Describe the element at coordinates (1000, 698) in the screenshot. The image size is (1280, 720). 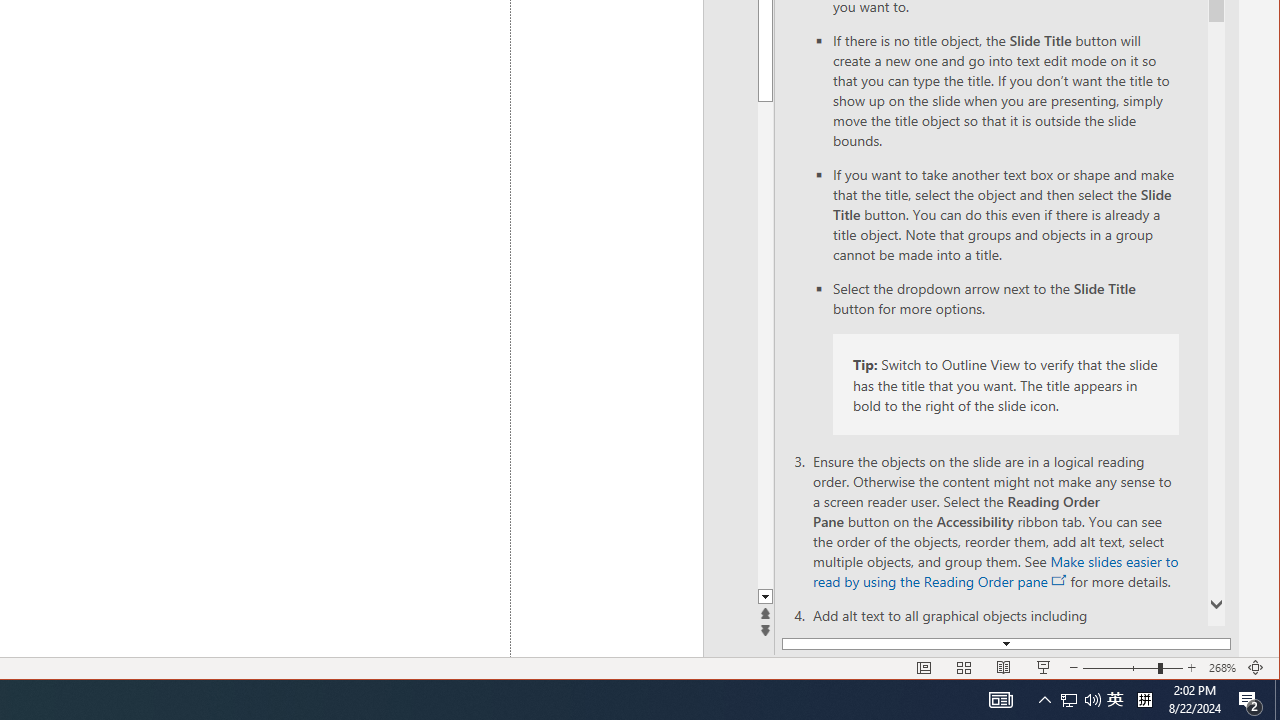
I see `'AutomationID: 4105'` at that location.